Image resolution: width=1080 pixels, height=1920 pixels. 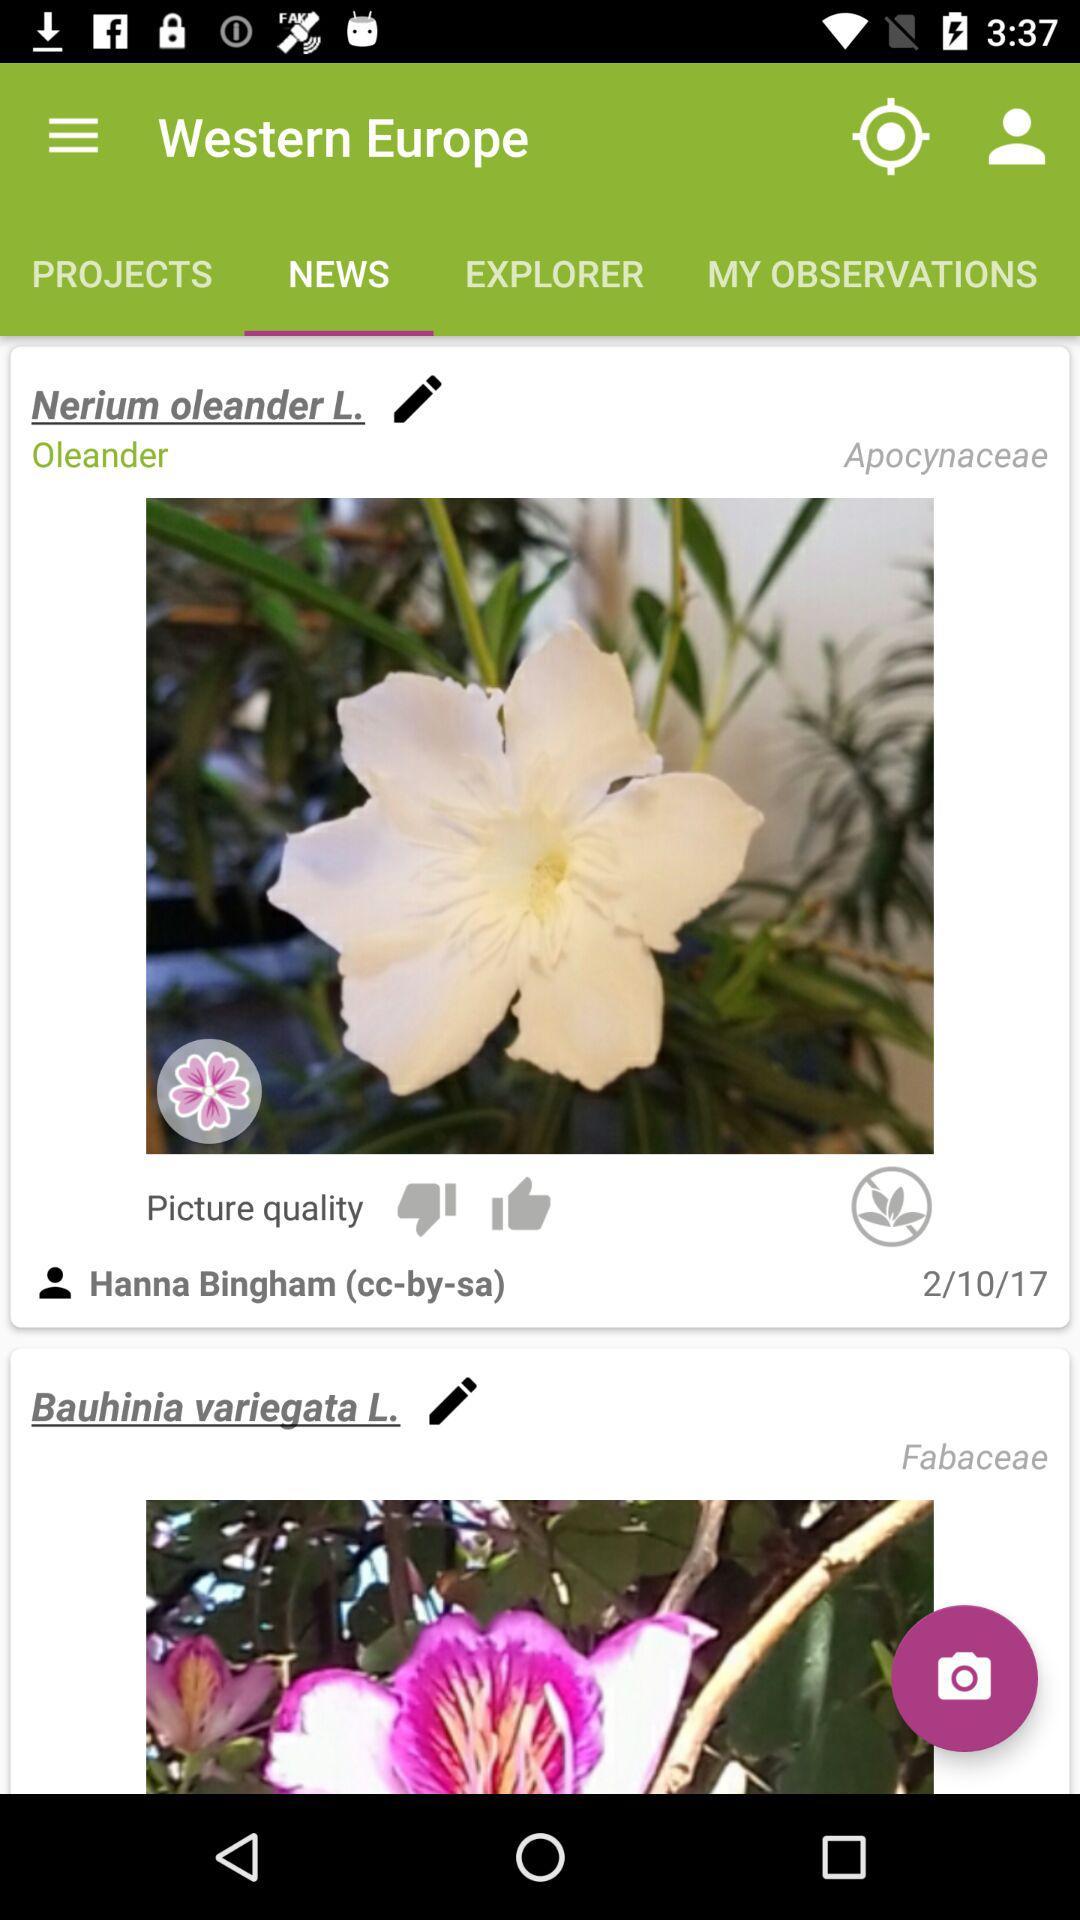 I want to click on the icon next to the picture quality item, so click(x=425, y=1205).